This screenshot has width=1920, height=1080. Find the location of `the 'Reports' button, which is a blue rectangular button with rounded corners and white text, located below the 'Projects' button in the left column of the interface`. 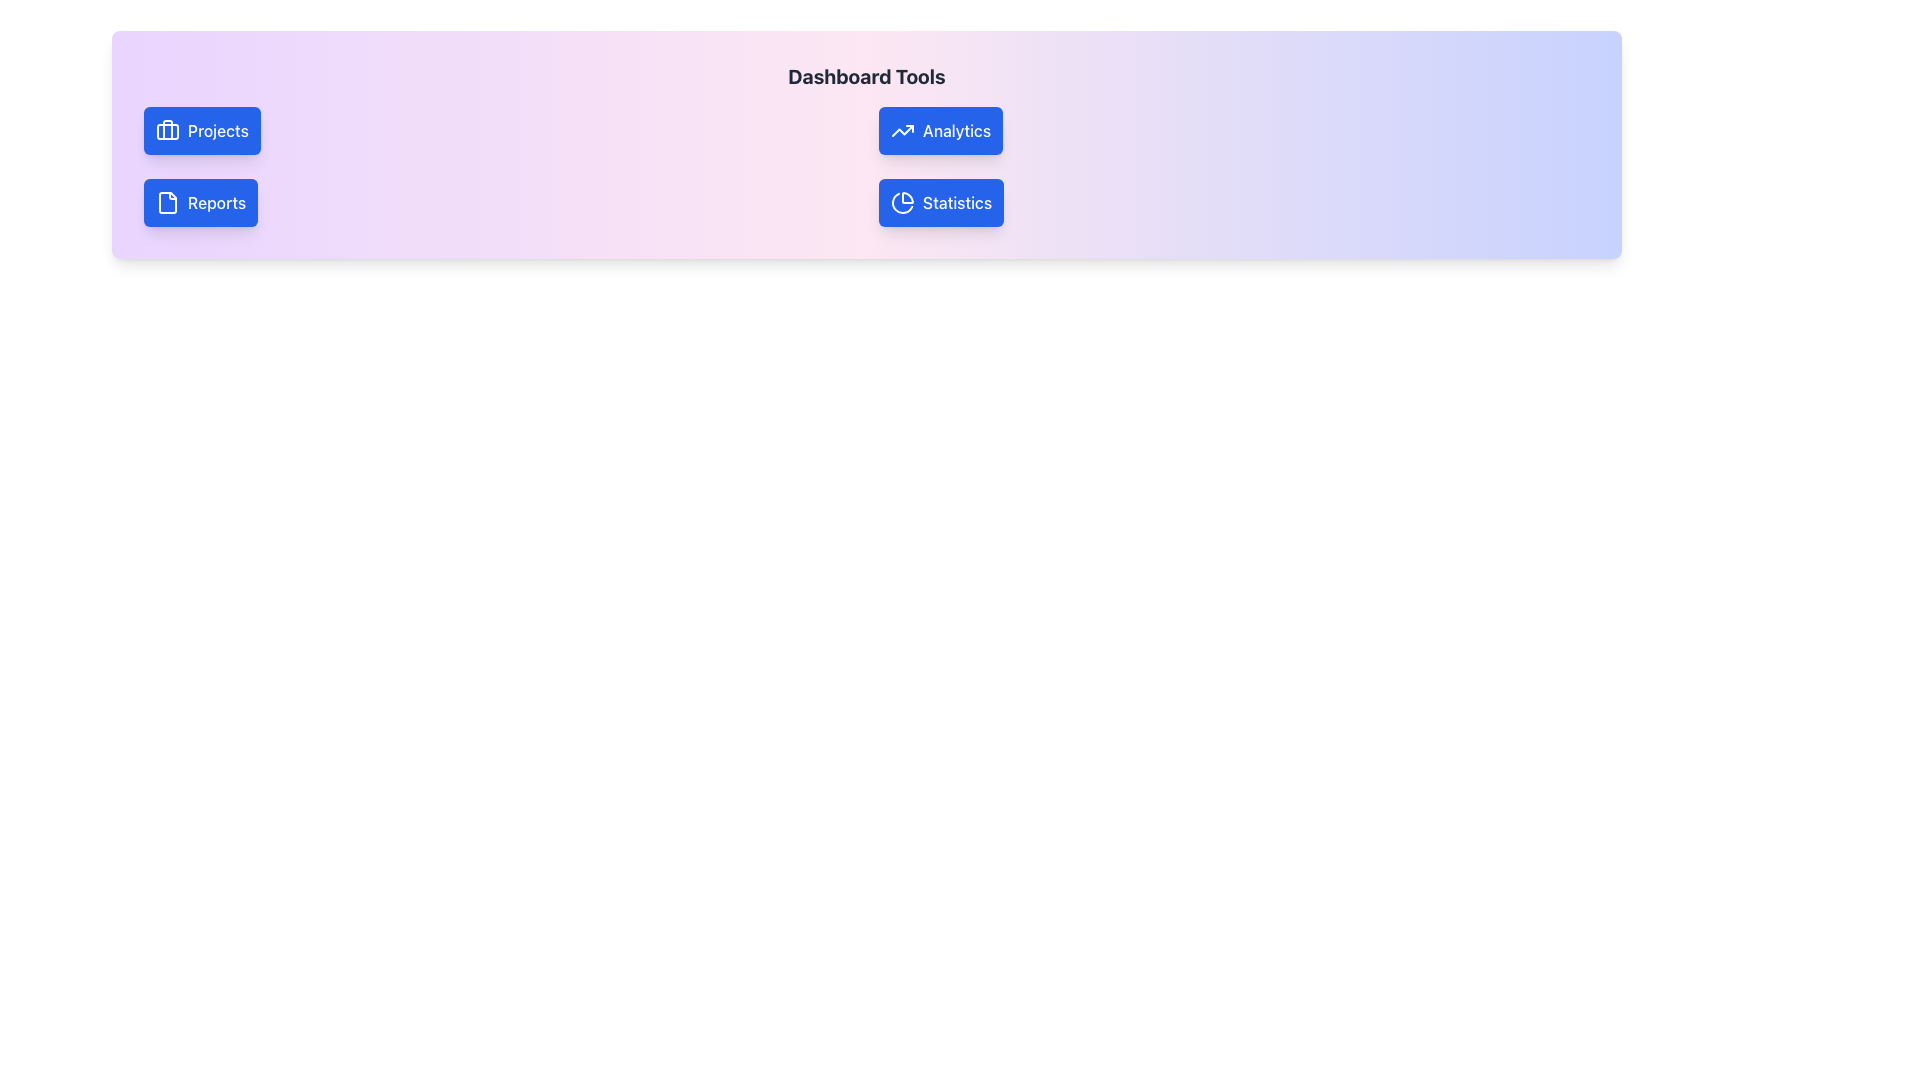

the 'Reports' button, which is a blue rectangular button with rounded corners and white text, located below the 'Projects' button in the left column of the interface is located at coordinates (201, 203).